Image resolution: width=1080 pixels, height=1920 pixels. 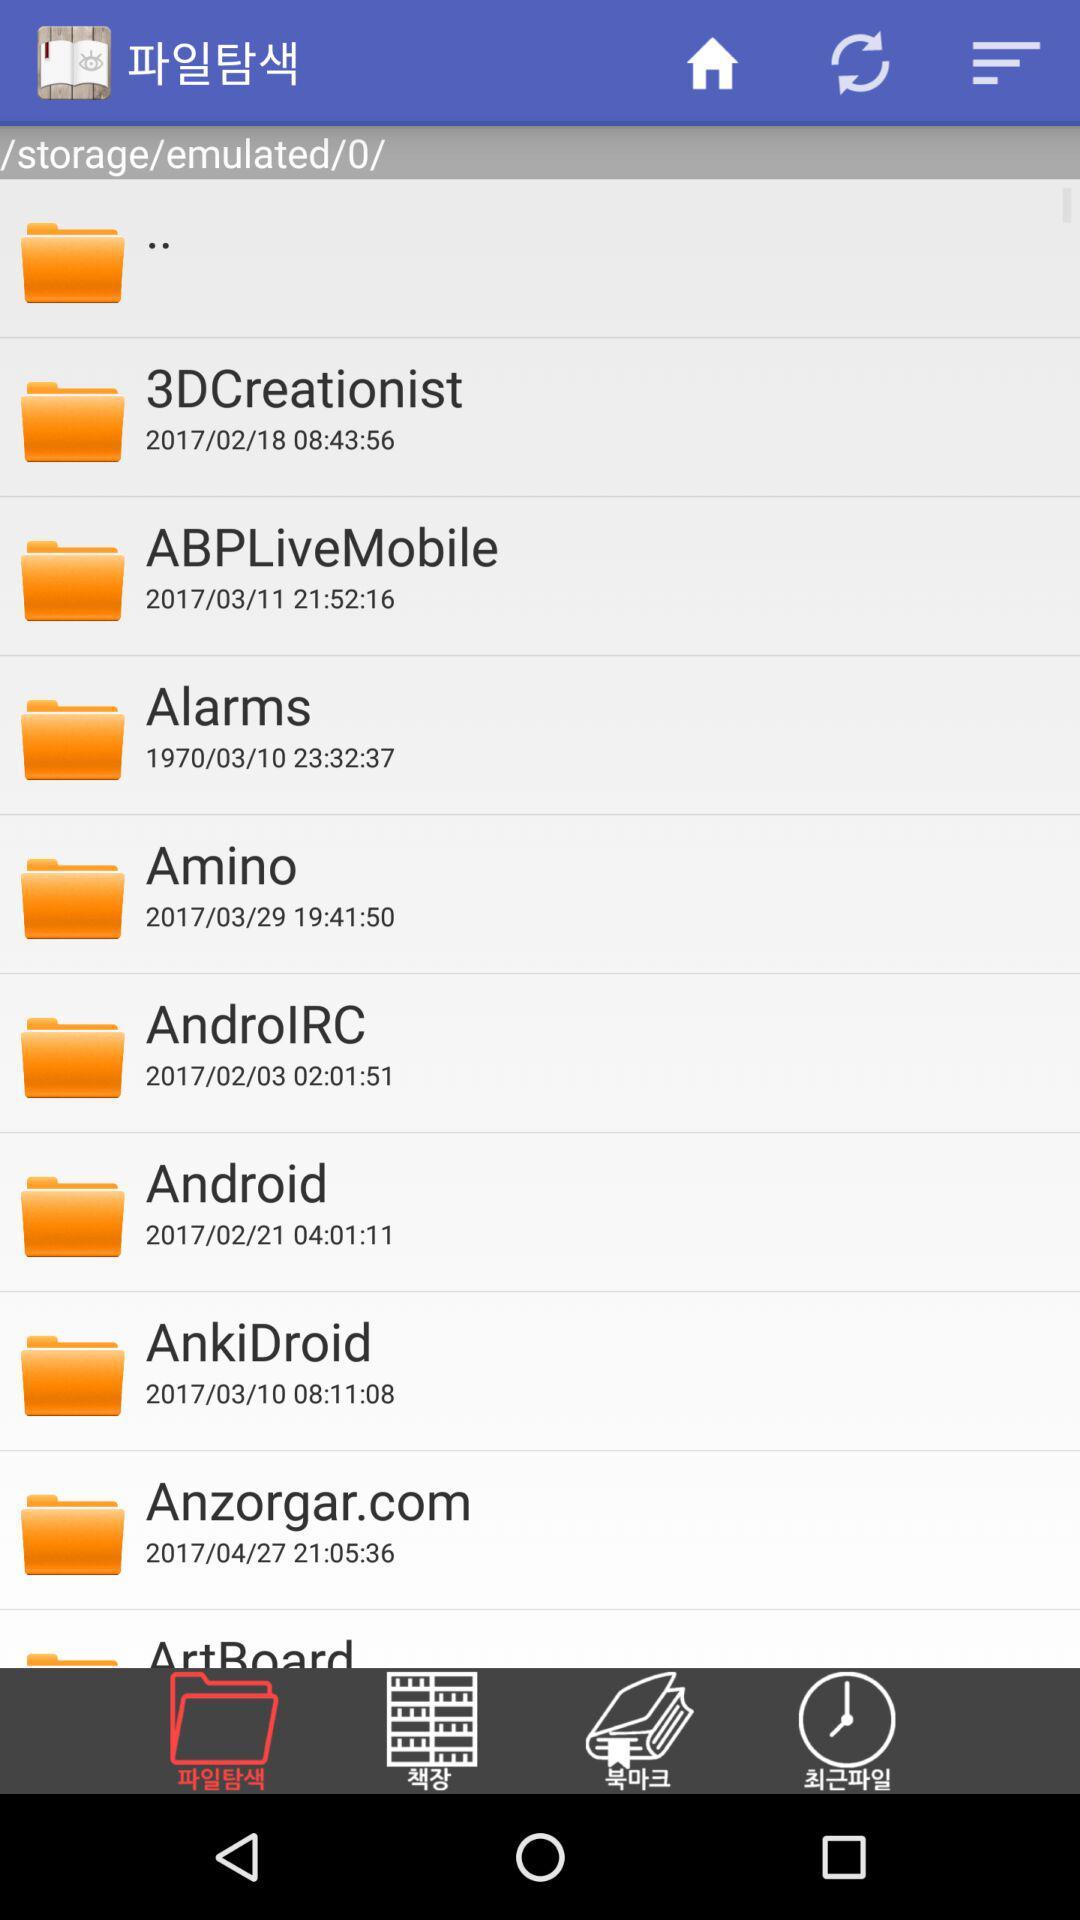 I want to click on the abplivemobile icon, so click(x=598, y=545).